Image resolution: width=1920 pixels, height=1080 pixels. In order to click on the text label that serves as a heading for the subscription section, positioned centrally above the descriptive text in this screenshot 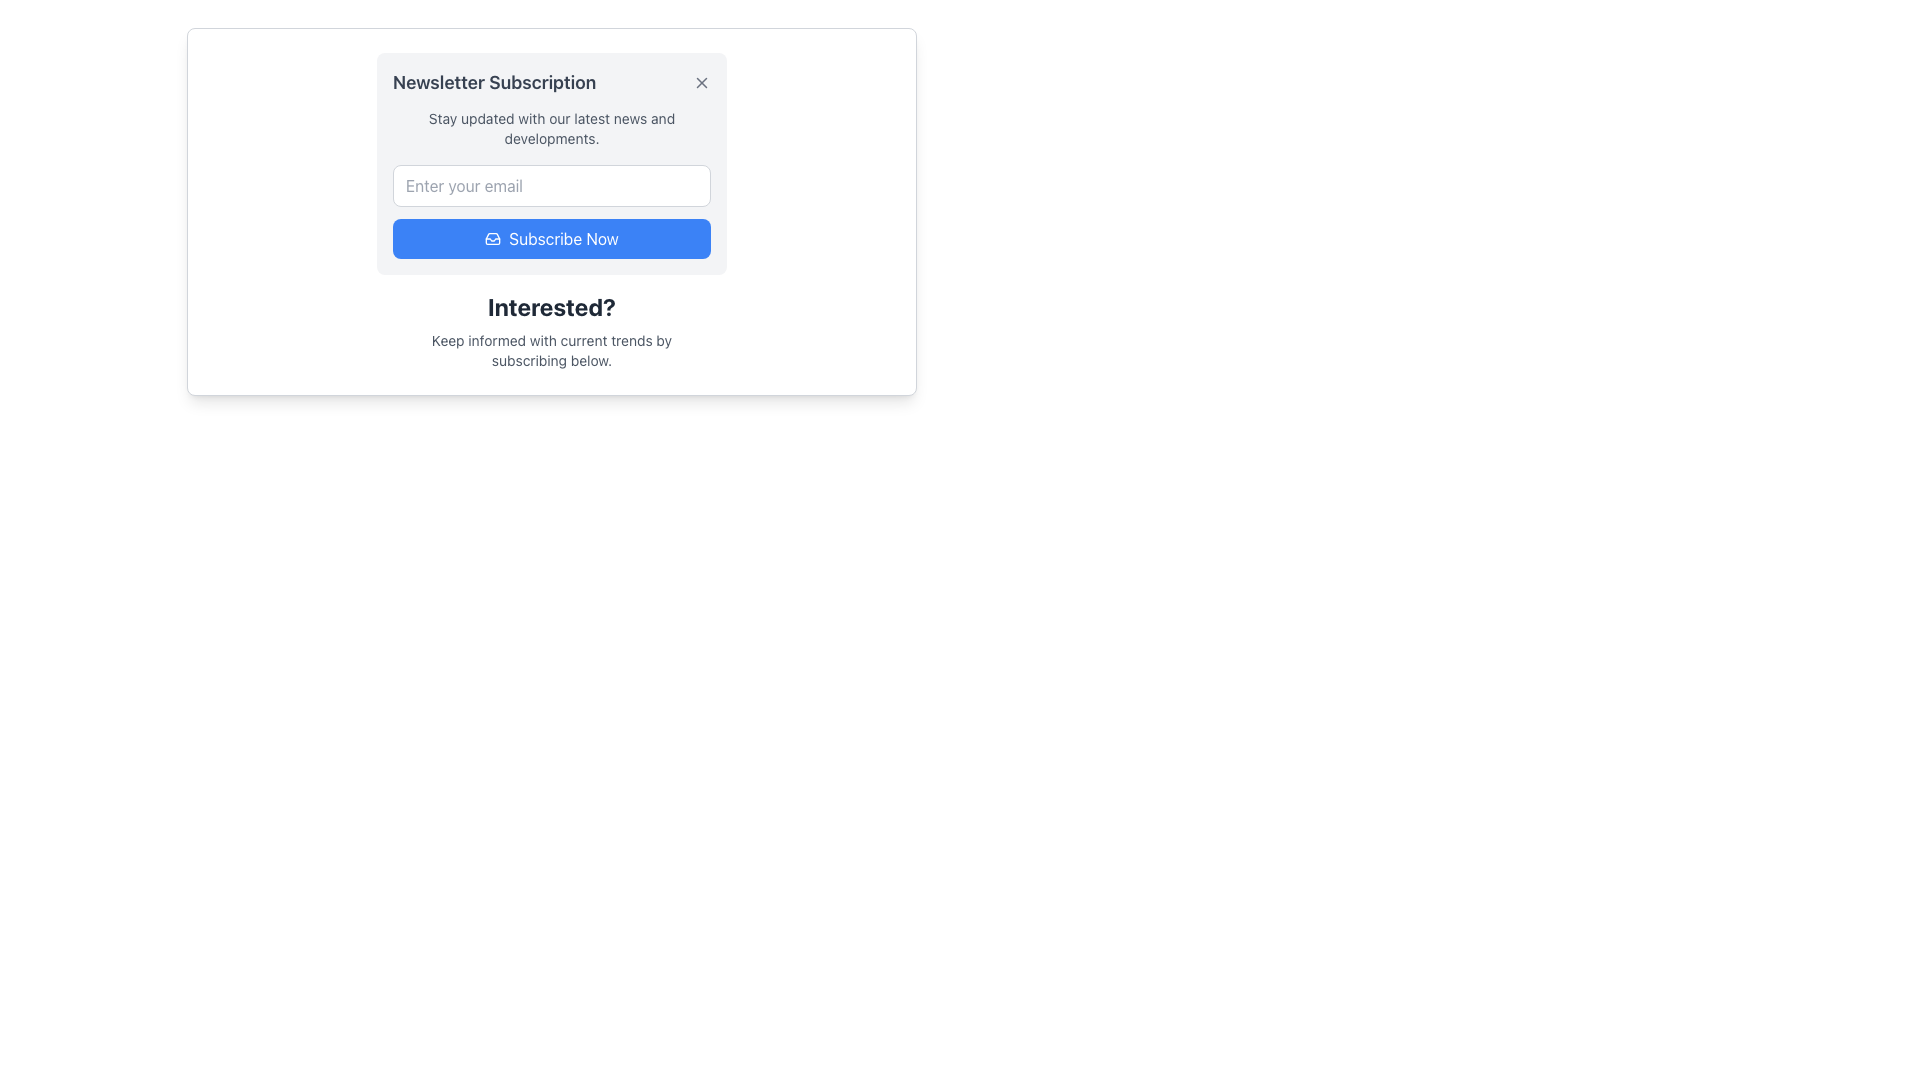, I will do `click(552, 307)`.